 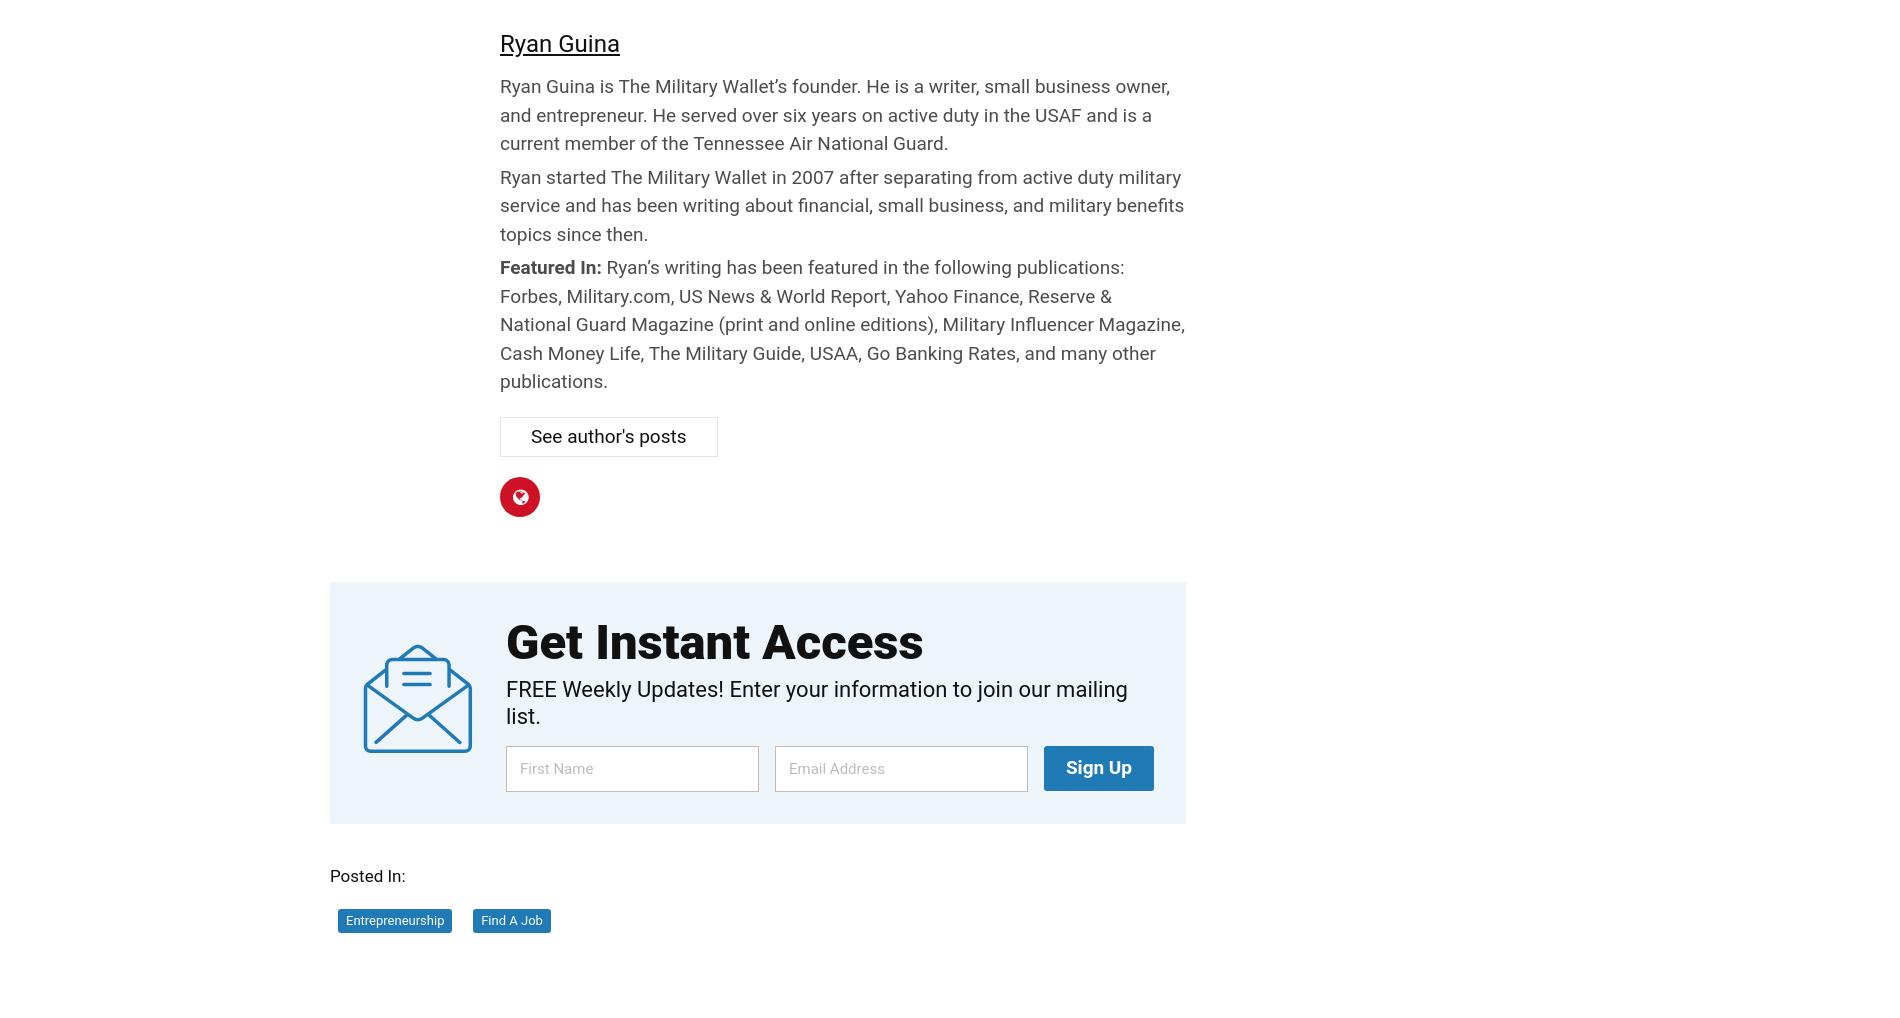 I want to click on 'Ryan’s writing has been featured in the following publications: Forbes, Military.com, US News & World Report, Yahoo Finance, Reserve & National Guard Magazine (print and online editions), Military Influencer Magazine, Cash Money Life, The Military Guide, USAA, Go Banking Rates, and many other publications.', so click(x=841, y=323).